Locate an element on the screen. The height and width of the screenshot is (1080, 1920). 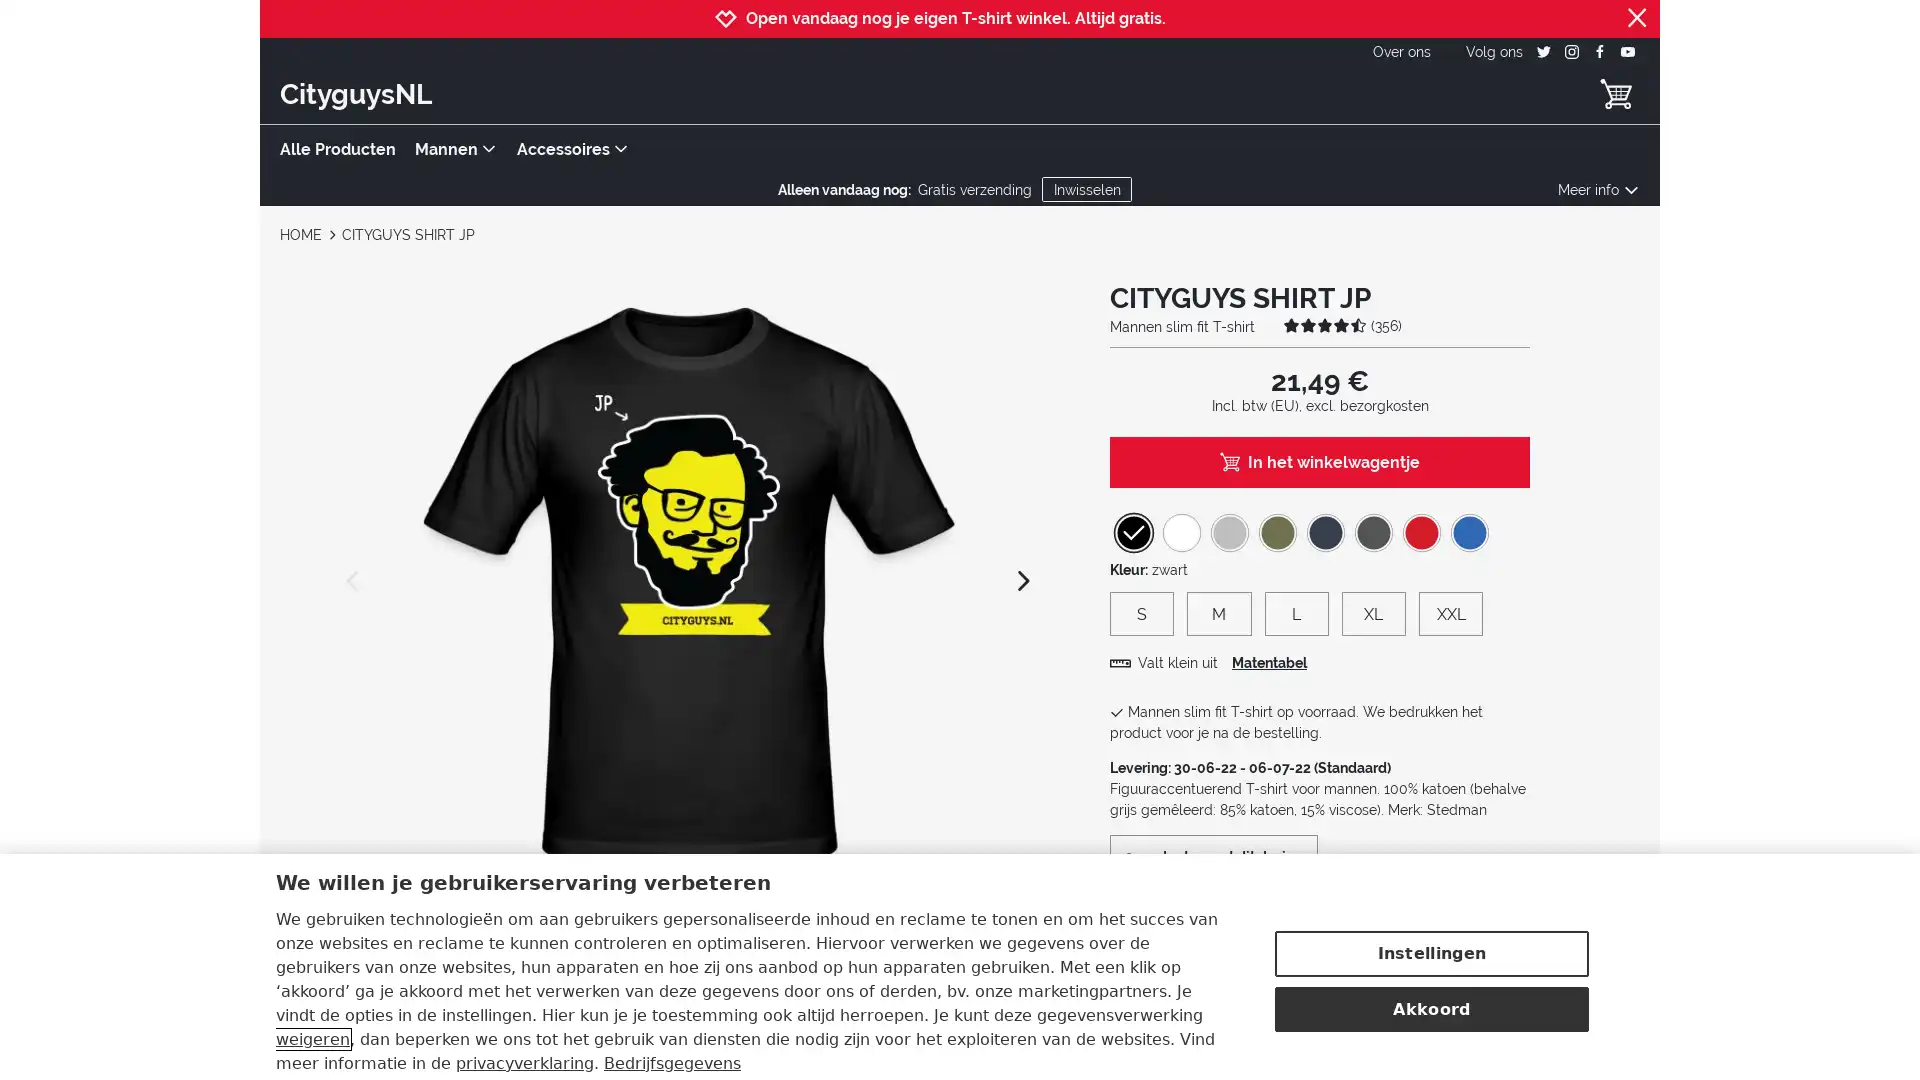
L is located at coordinates (1296, 612).